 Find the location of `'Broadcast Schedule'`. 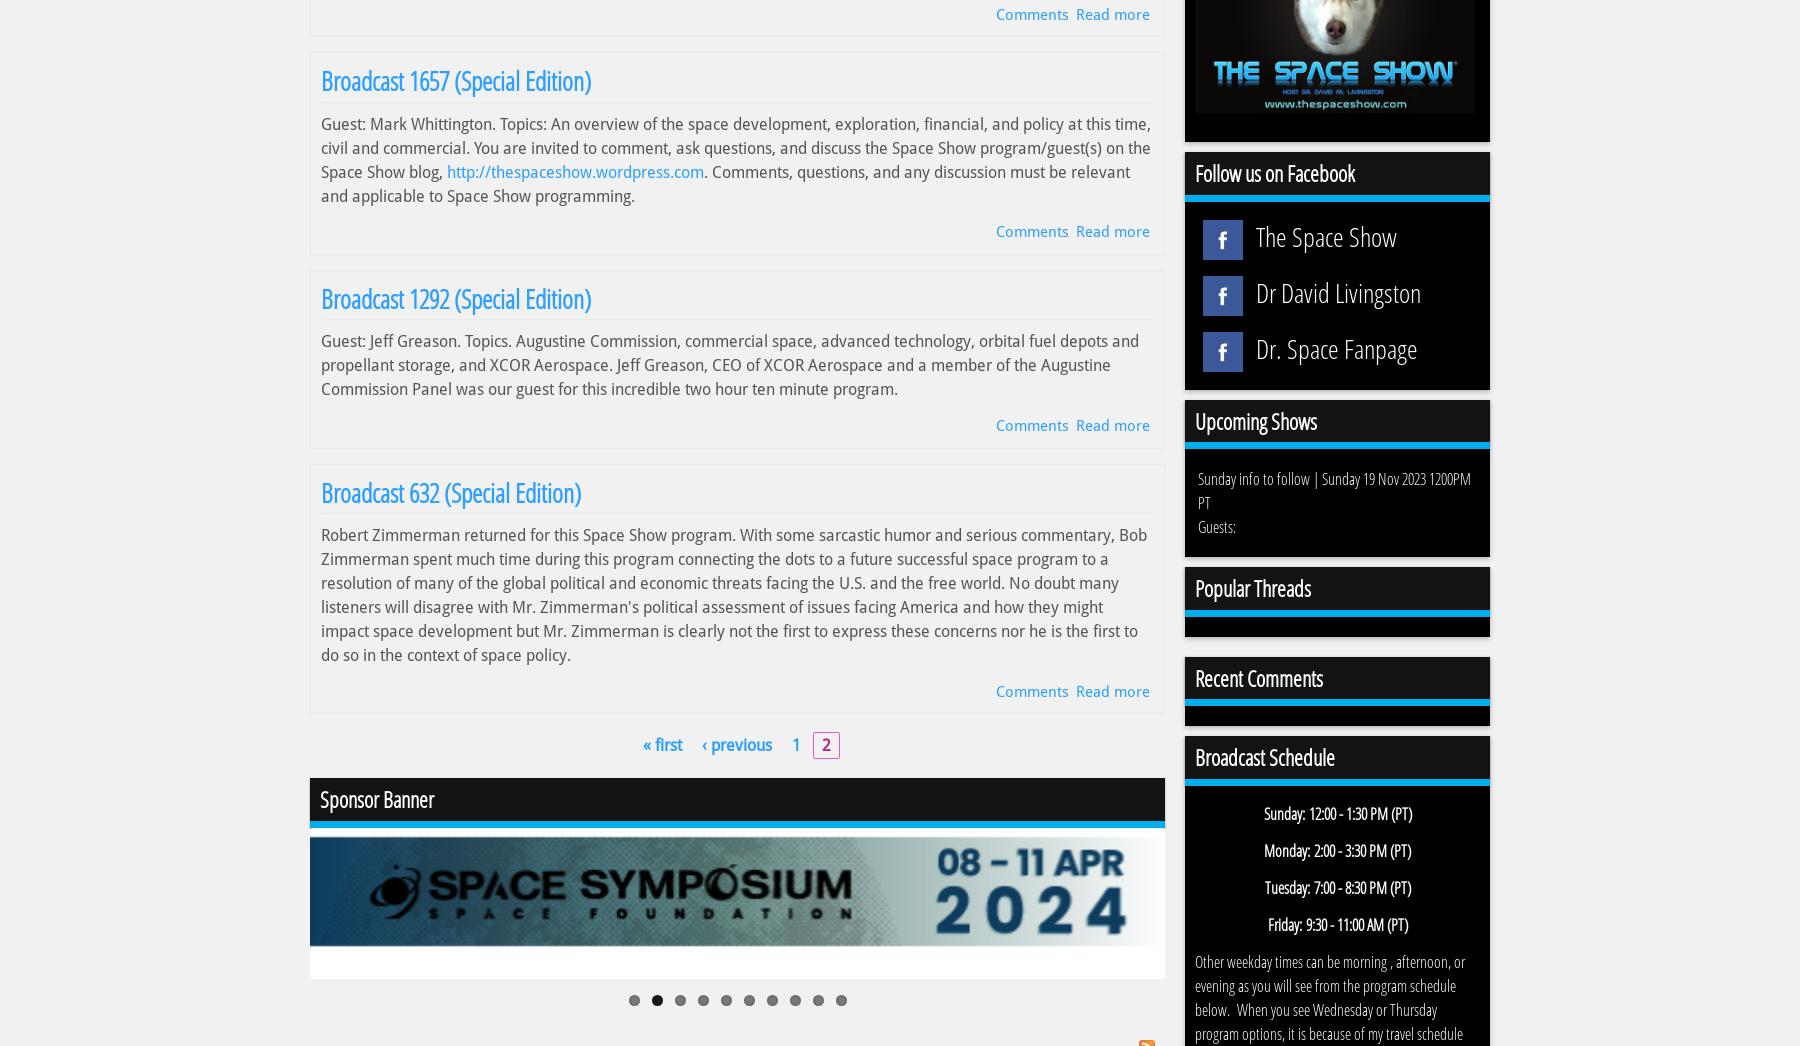

'Broadcast Schedule' is located at coordinates (1265, 756).